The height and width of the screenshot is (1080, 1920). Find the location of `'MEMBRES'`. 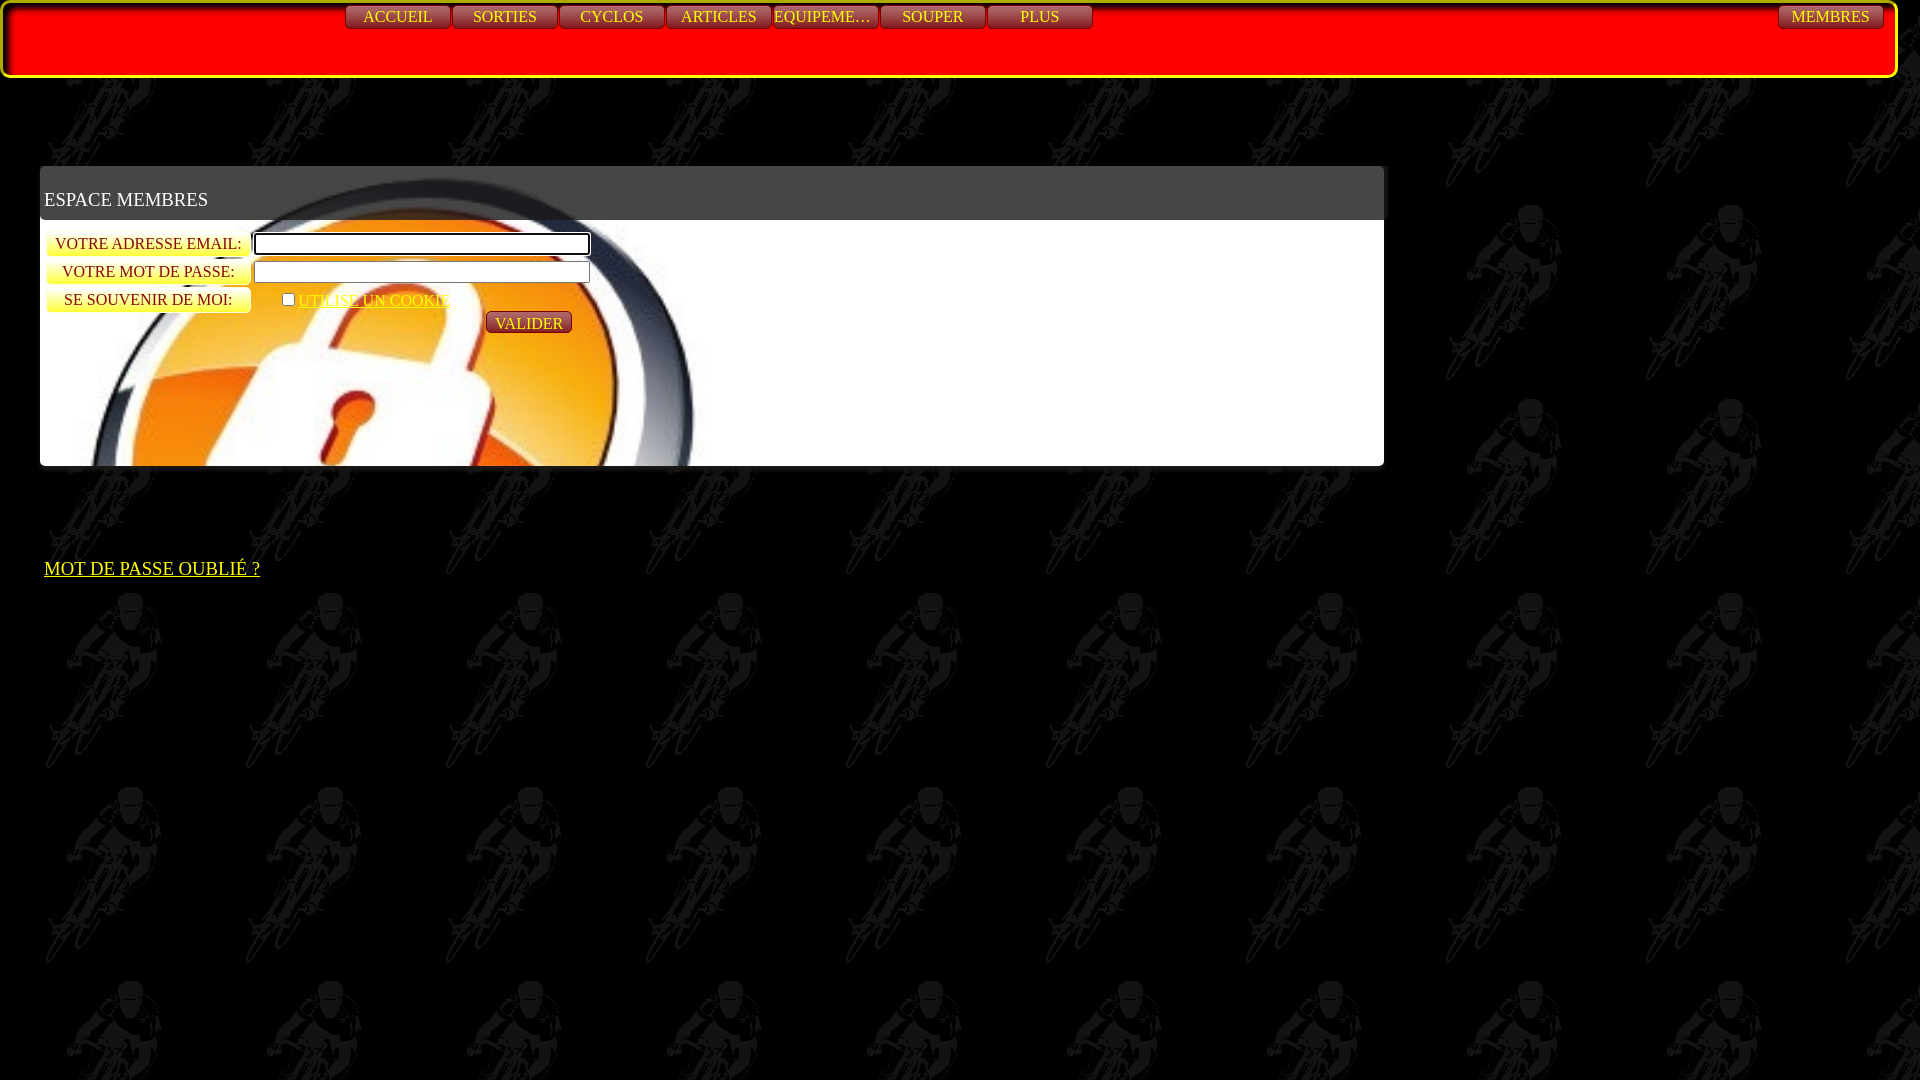

'MEMBRES' is located at coordinates (1830, 16).